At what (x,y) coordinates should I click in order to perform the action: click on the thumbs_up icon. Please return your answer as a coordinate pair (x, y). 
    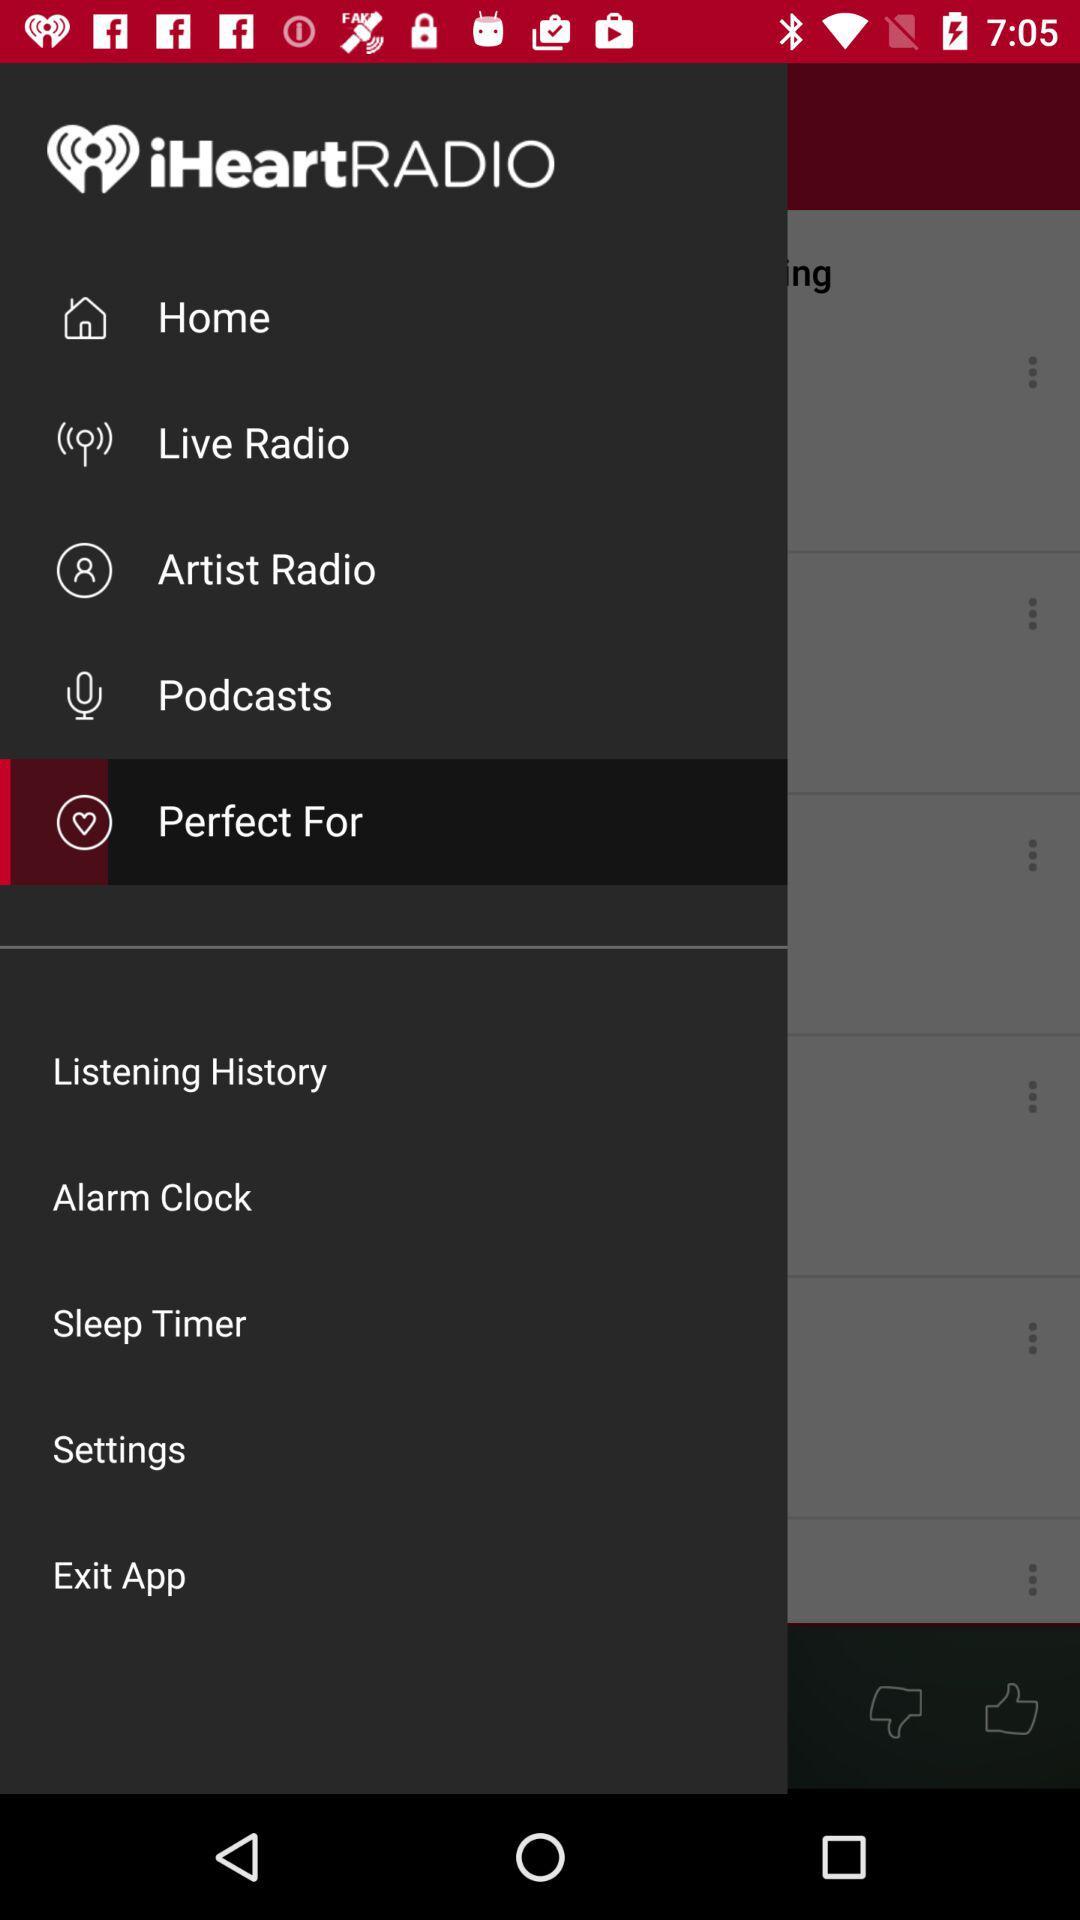
    Looking at the image, I should click on (1011, 1708).